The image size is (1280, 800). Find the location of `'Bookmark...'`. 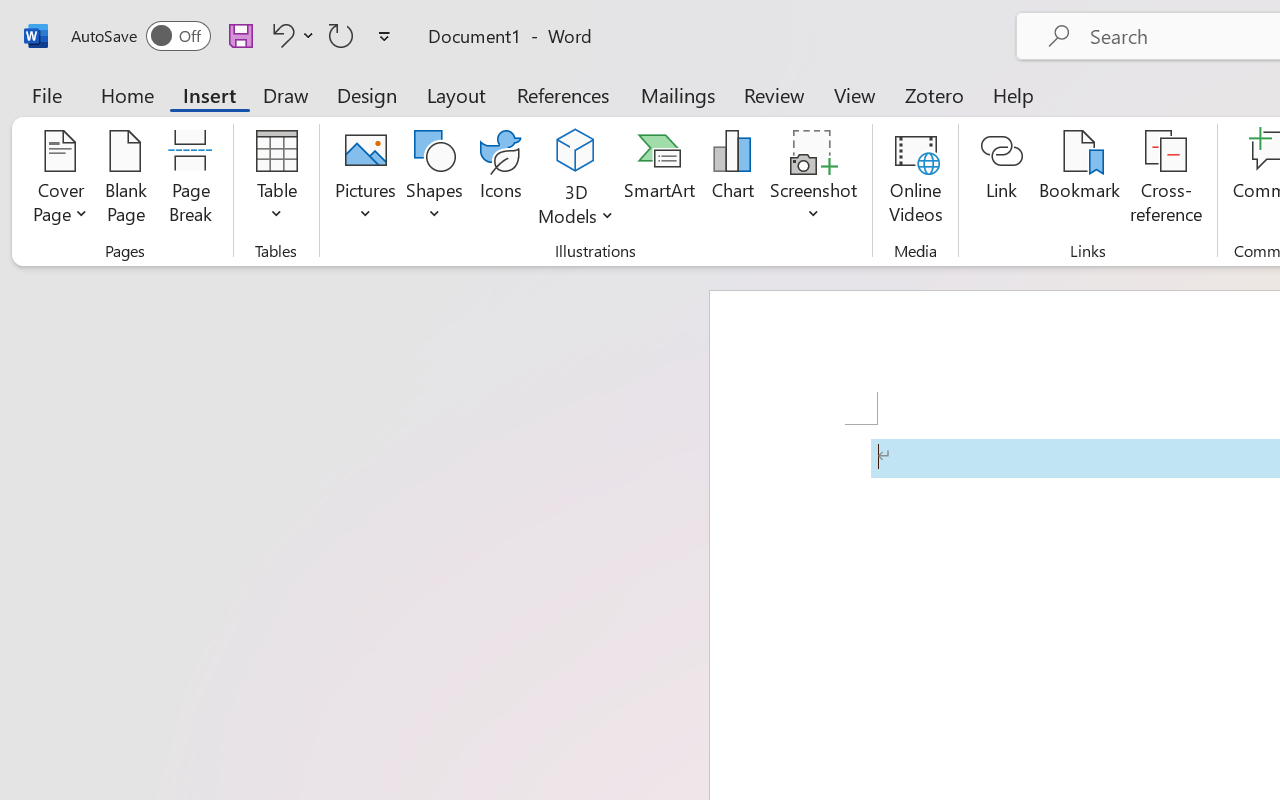

'Bookmark...' is located at coordinates (1078, 179).